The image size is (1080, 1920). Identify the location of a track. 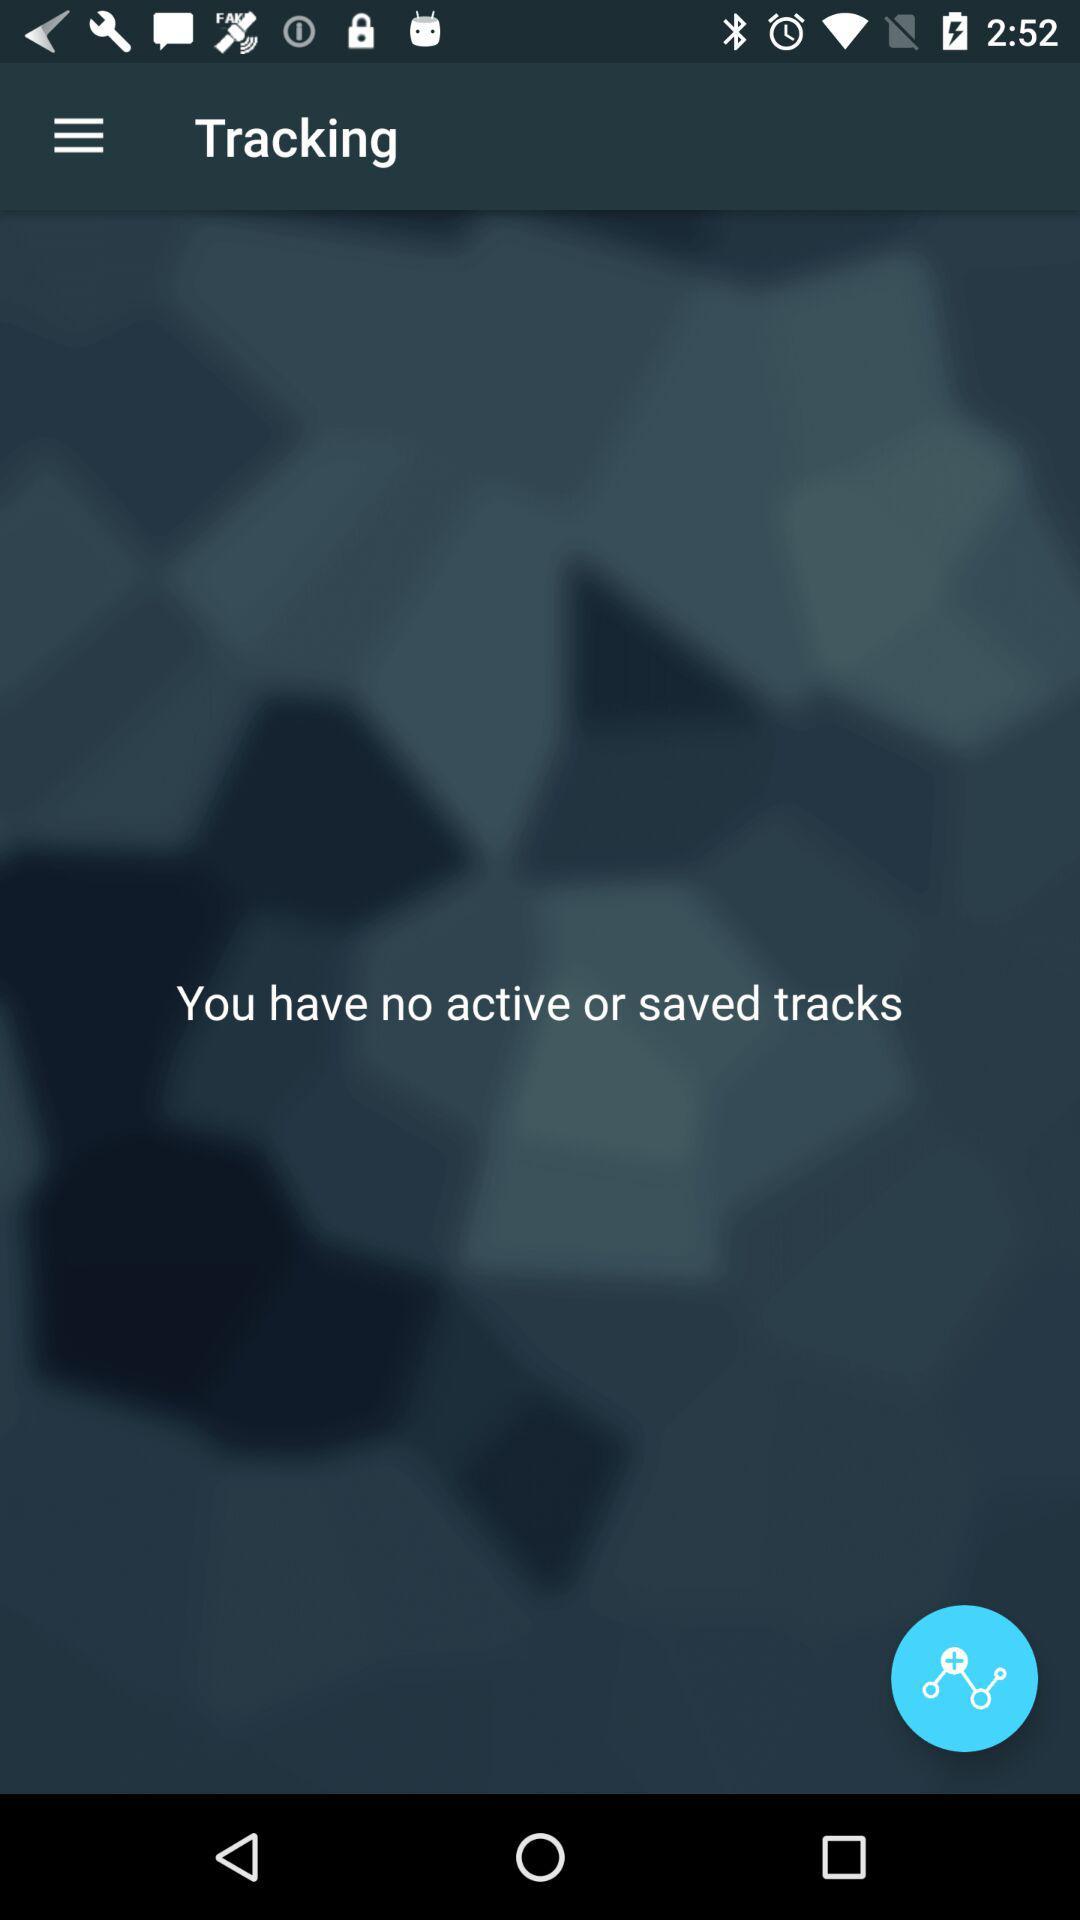
(963, 1678).